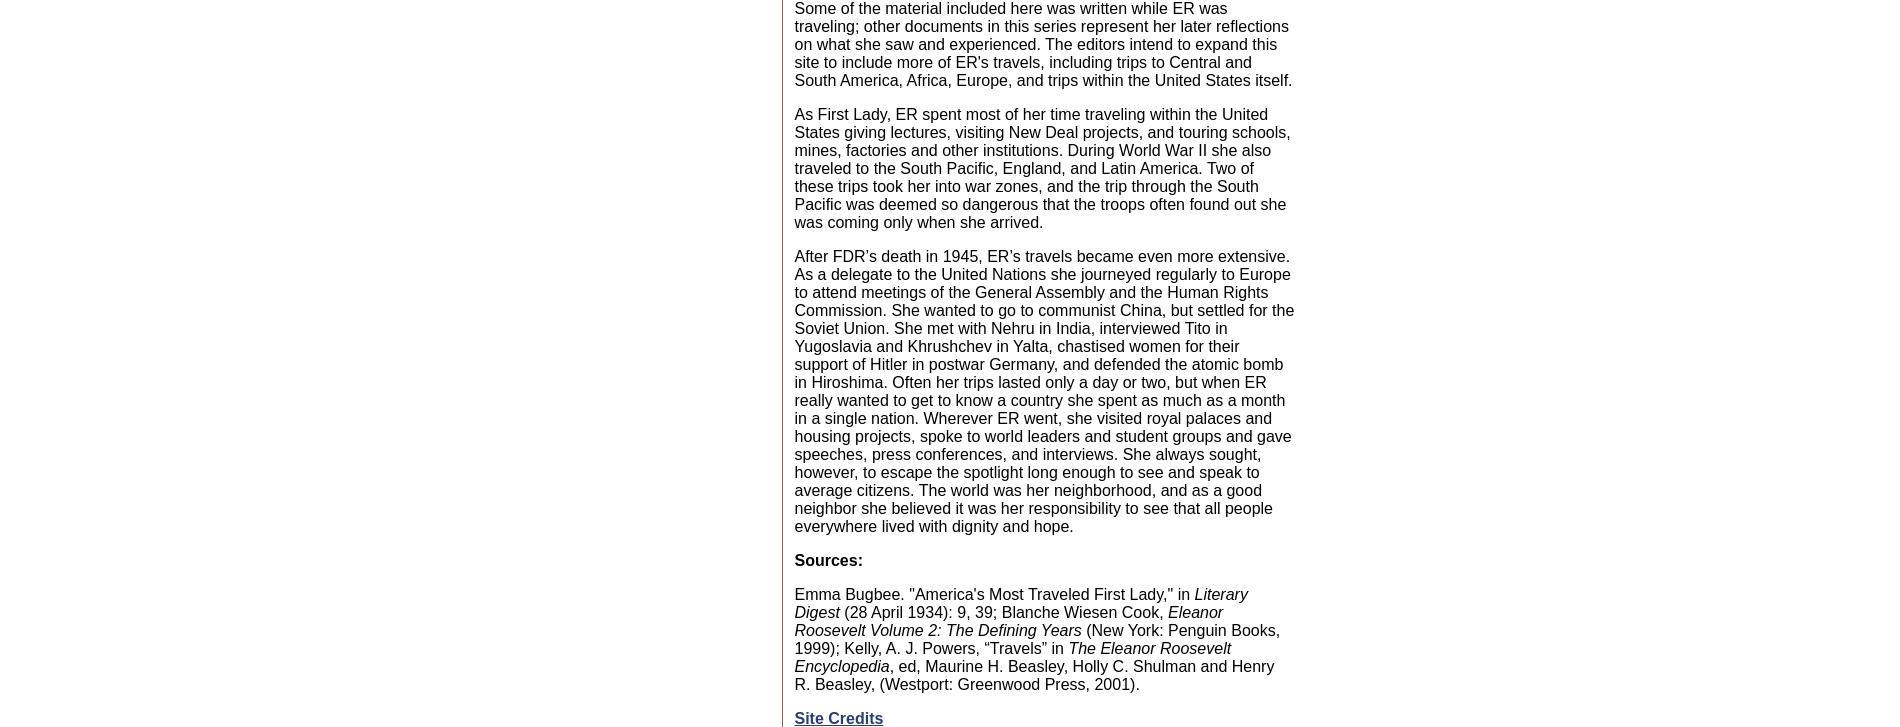 The image size is (1900, 727). Describe the element at coordinates (1042, 44) in the screenshot. I see `'Some of the material included here was written while ER was traveling; other documents in this series represent her later reflections on what she saw and experienced. The editors intend to expand this site to include more of ER's travels, including trips to Central and South America, Africa, Europe, and trips within the United  States itself.'` at that location.